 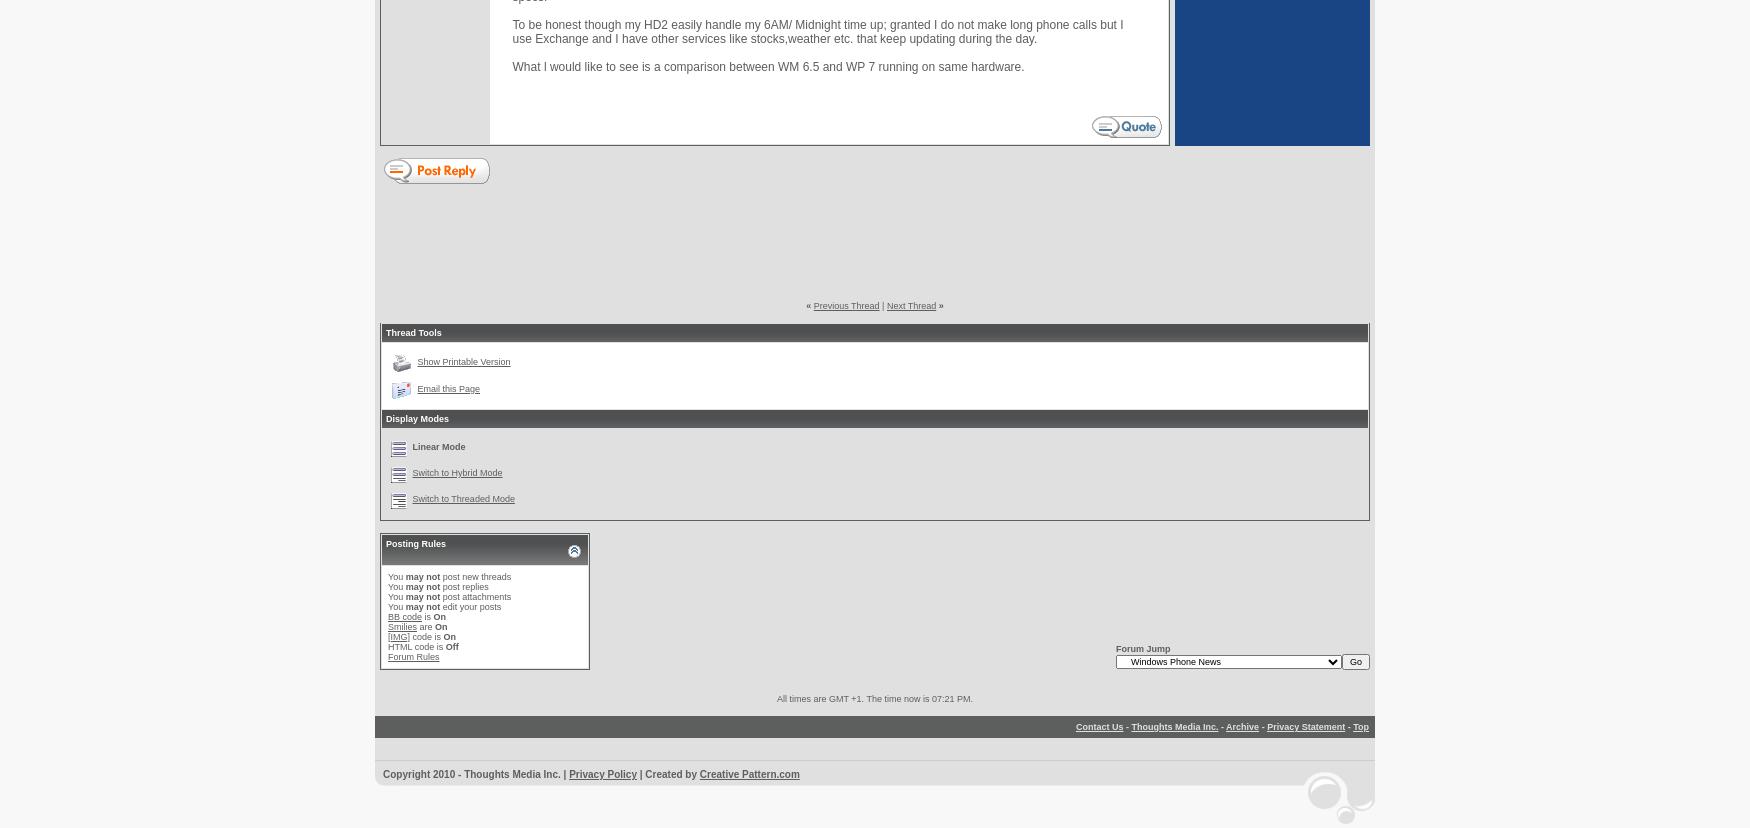 What do you see at coordinates (385, 418) in the screenshot?
I see `'Display Modes'` at bounding box center [385, 418].